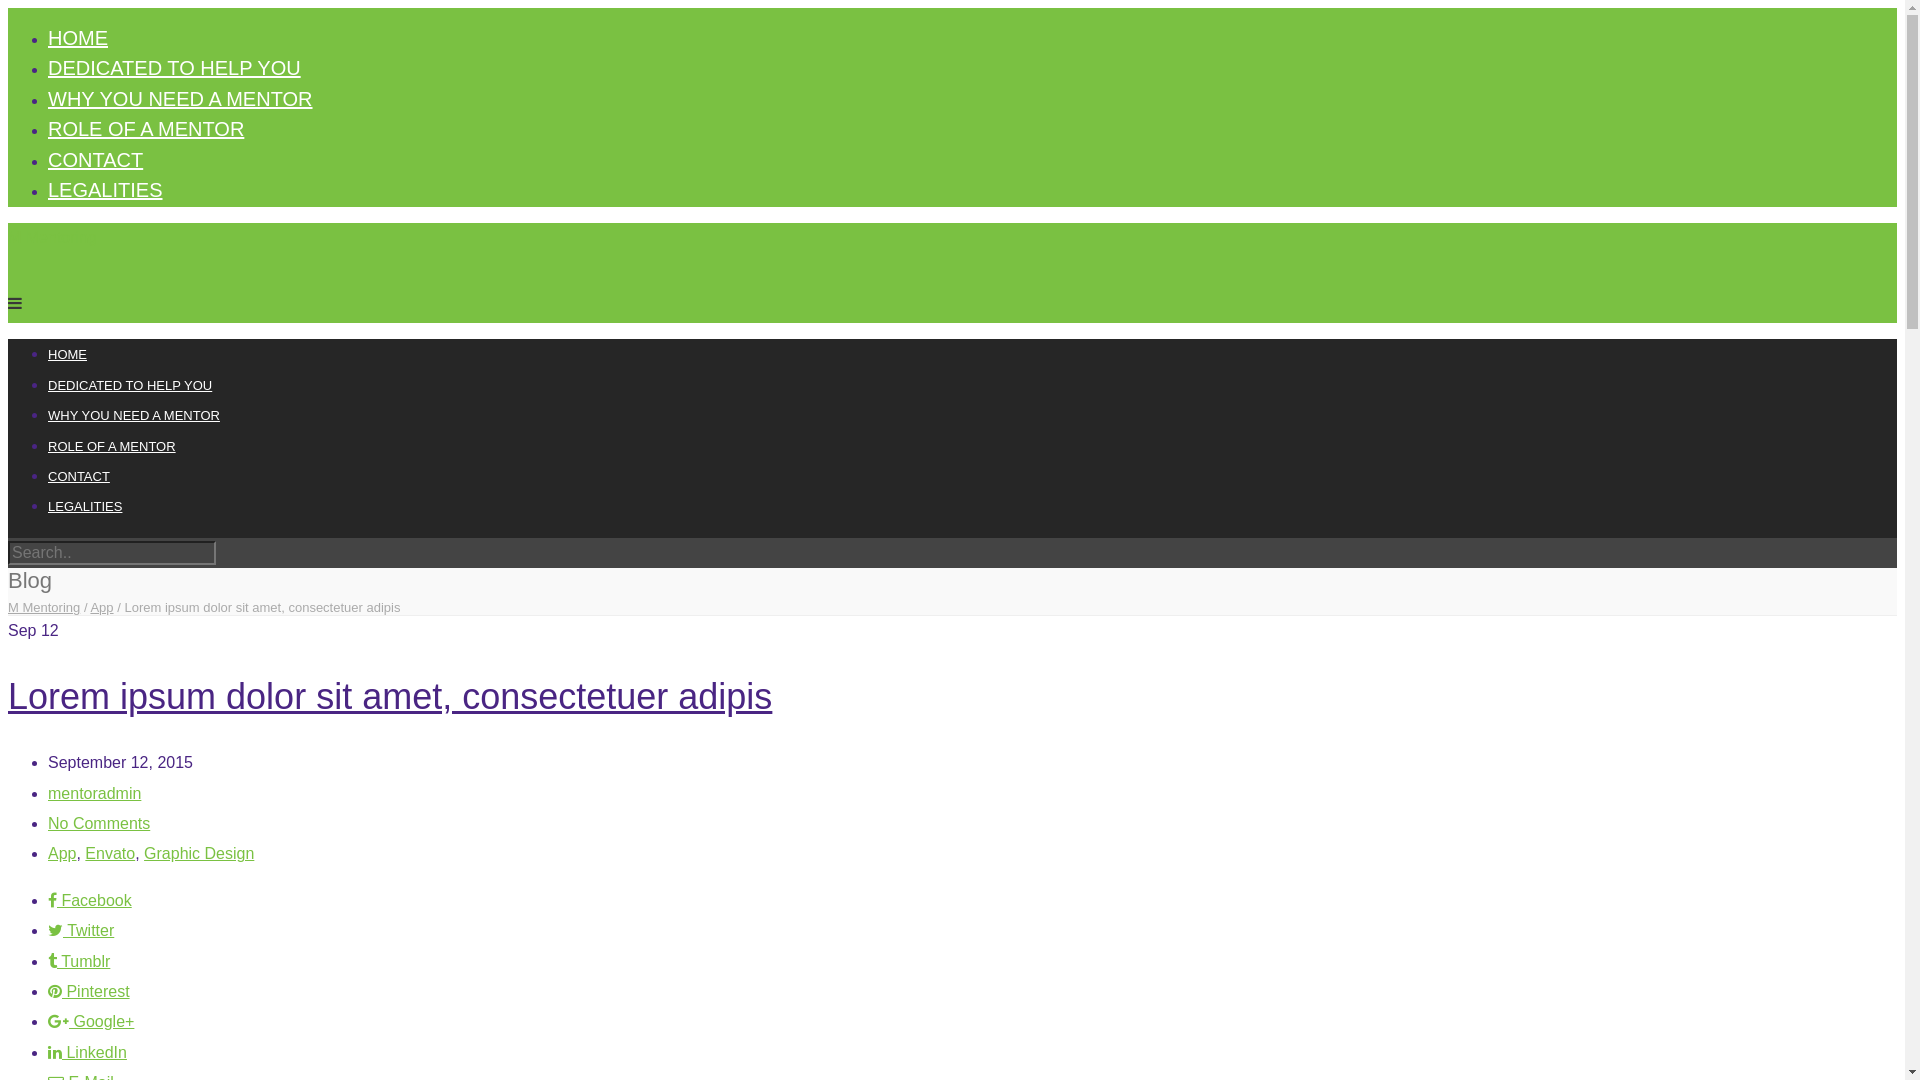 This screenshot has height=1080, width=1920. I want to click on 'LinkedIn', so click(86, 1051).